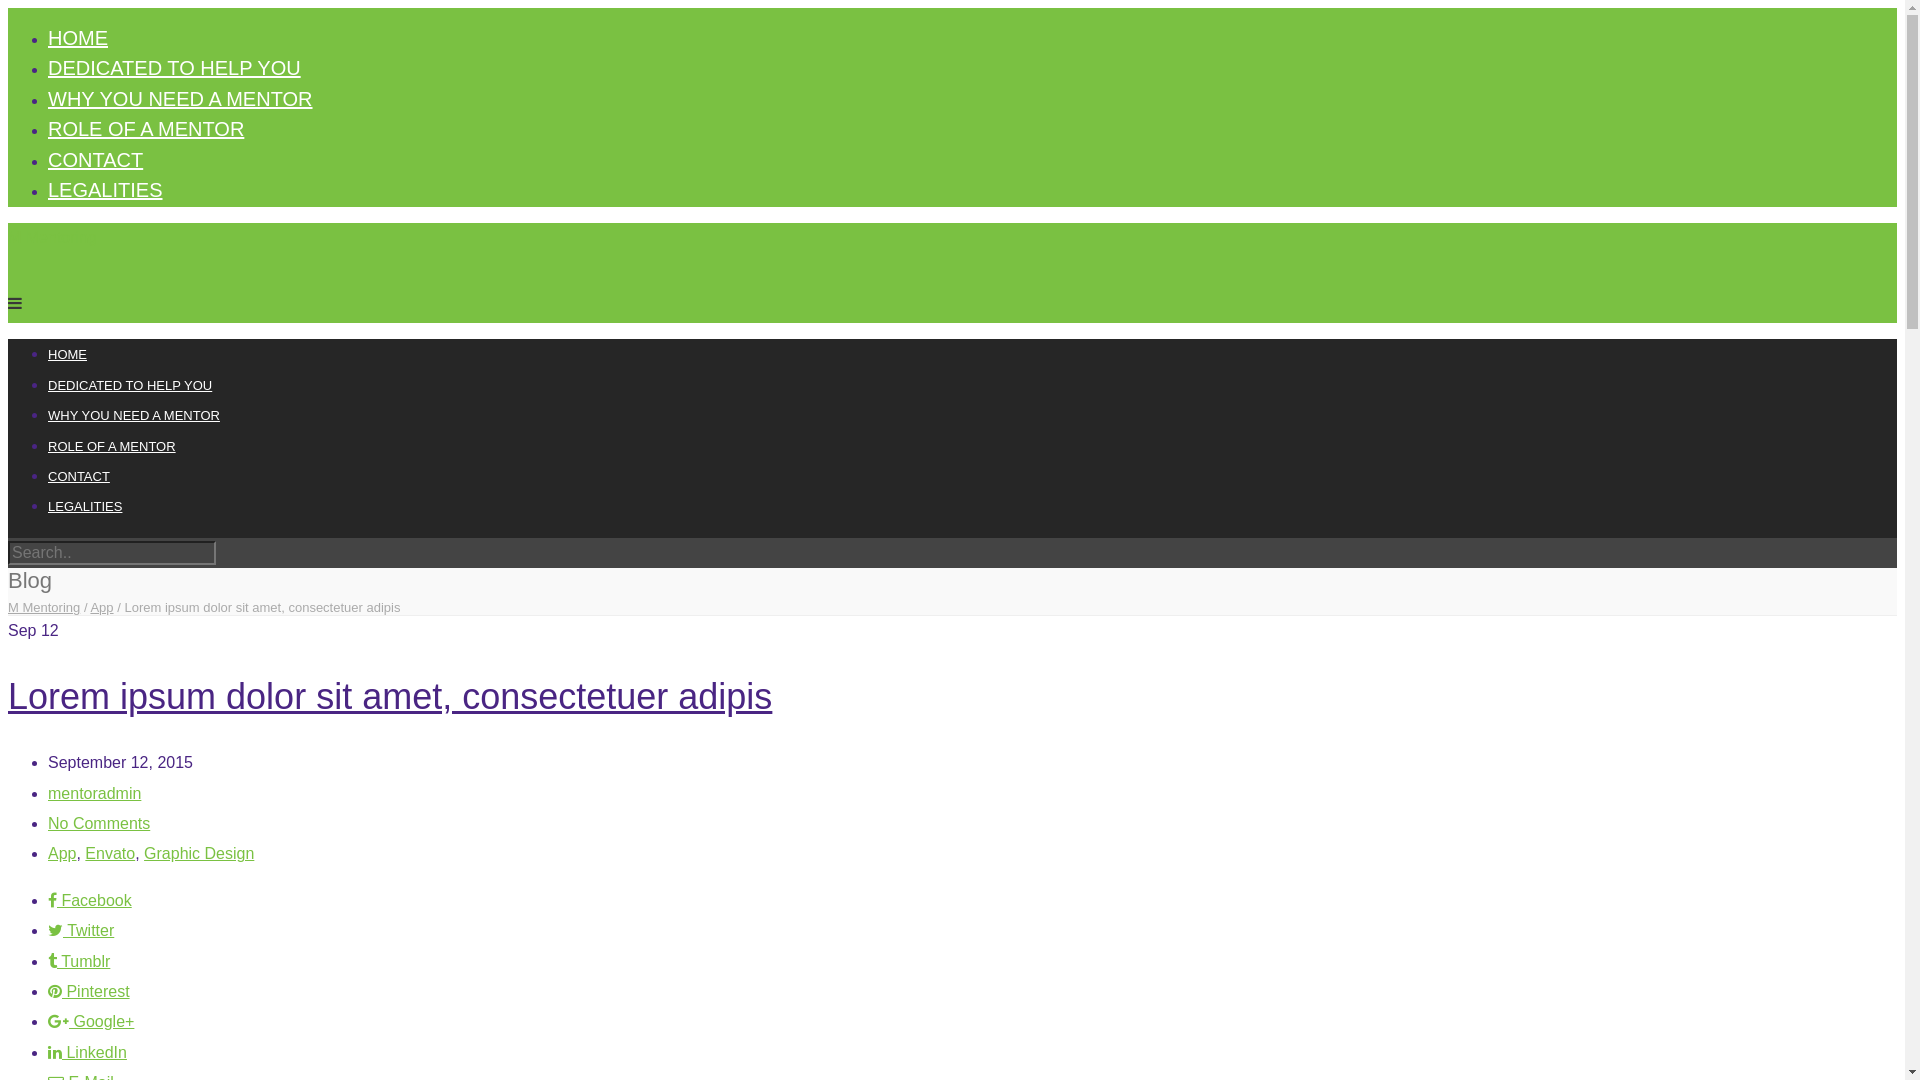 This screenshot has height=1080, width=1920. I want to click on 'LinkedIn', so click(86, 1051).